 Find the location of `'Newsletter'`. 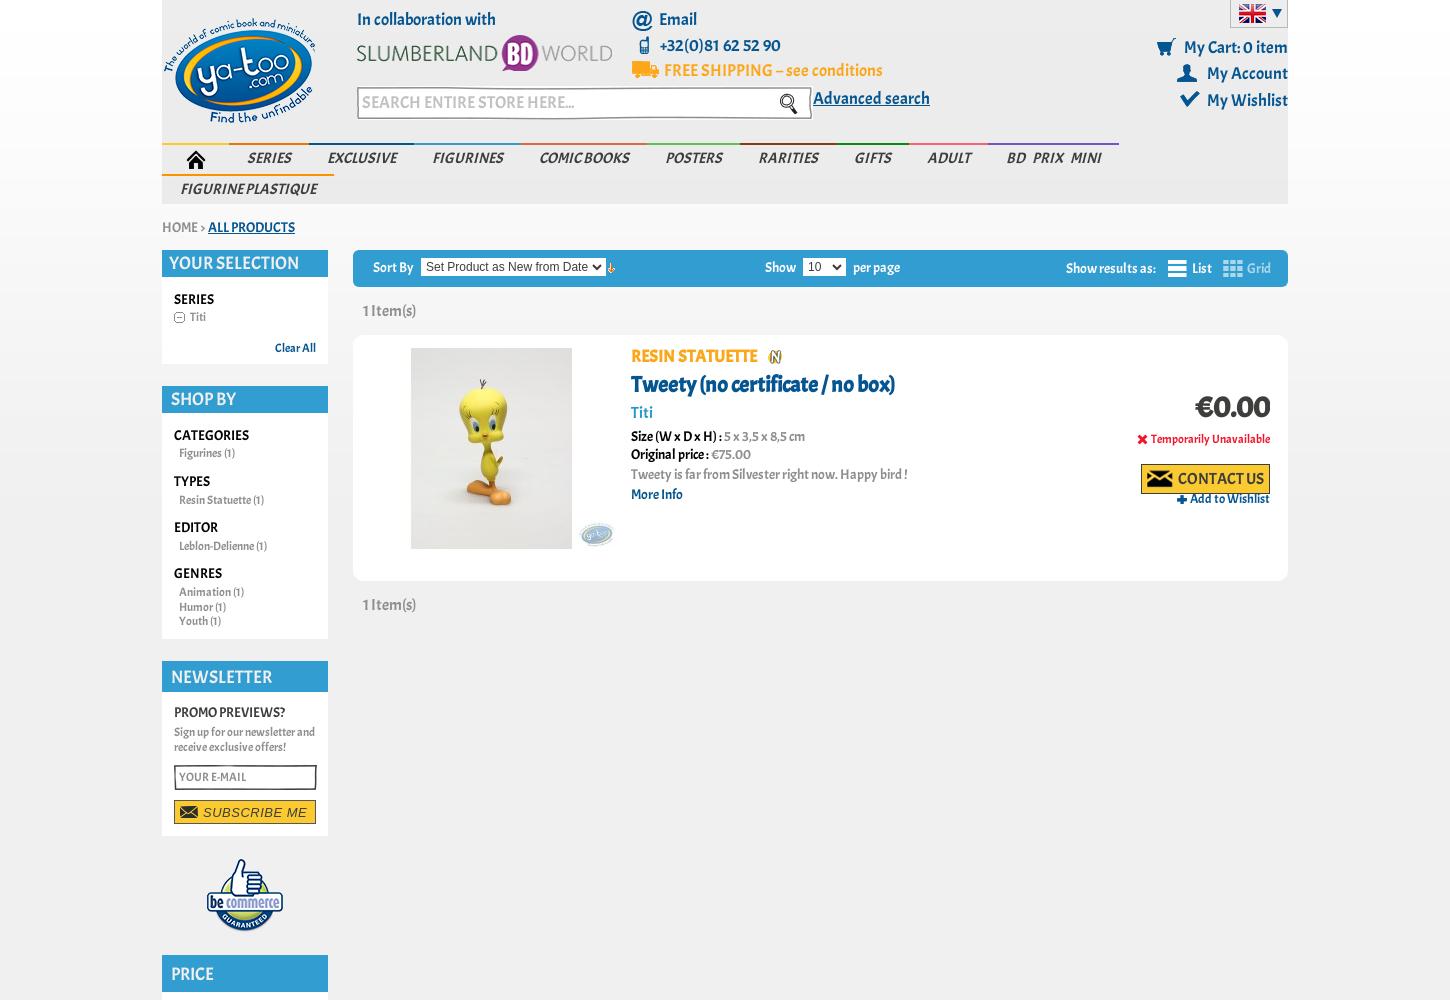

'Newsletter' is located at coordinates (220, 676).